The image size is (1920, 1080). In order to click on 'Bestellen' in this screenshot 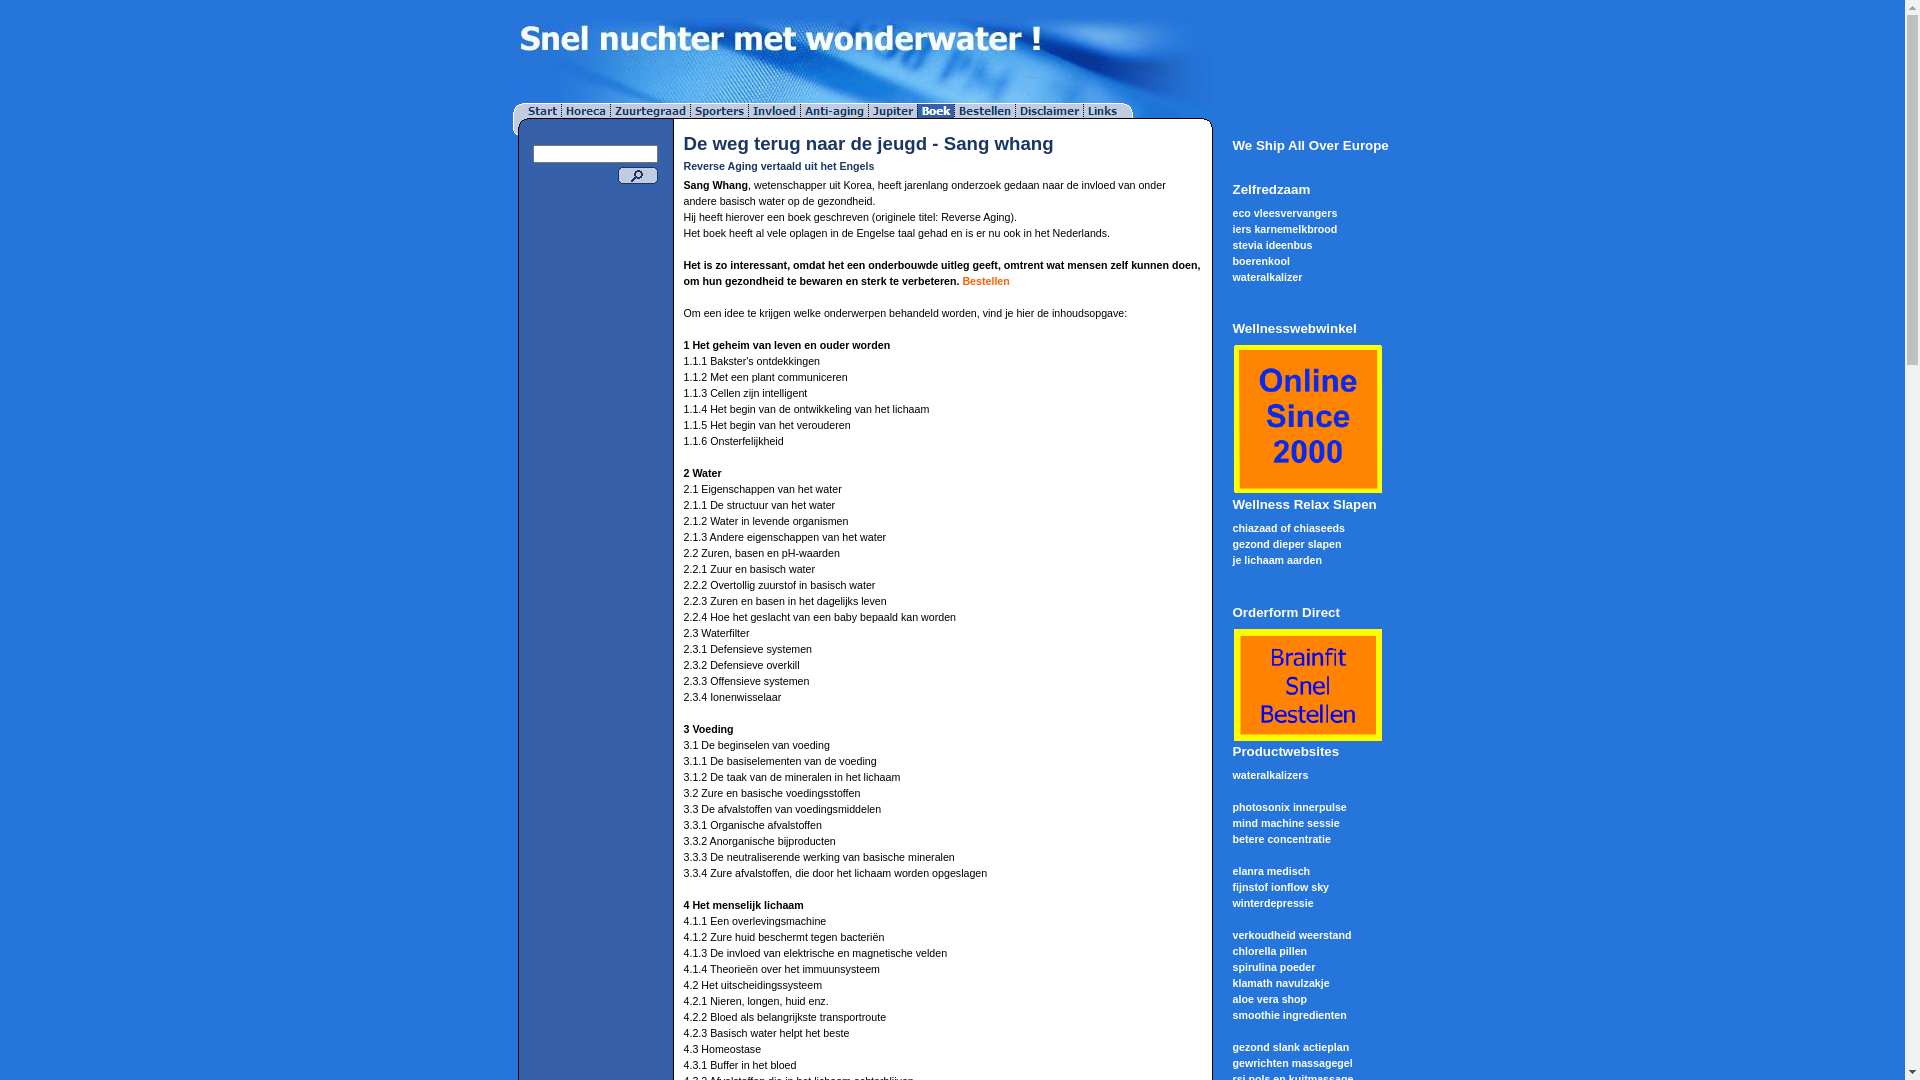, I will do `click(961, 281)`.